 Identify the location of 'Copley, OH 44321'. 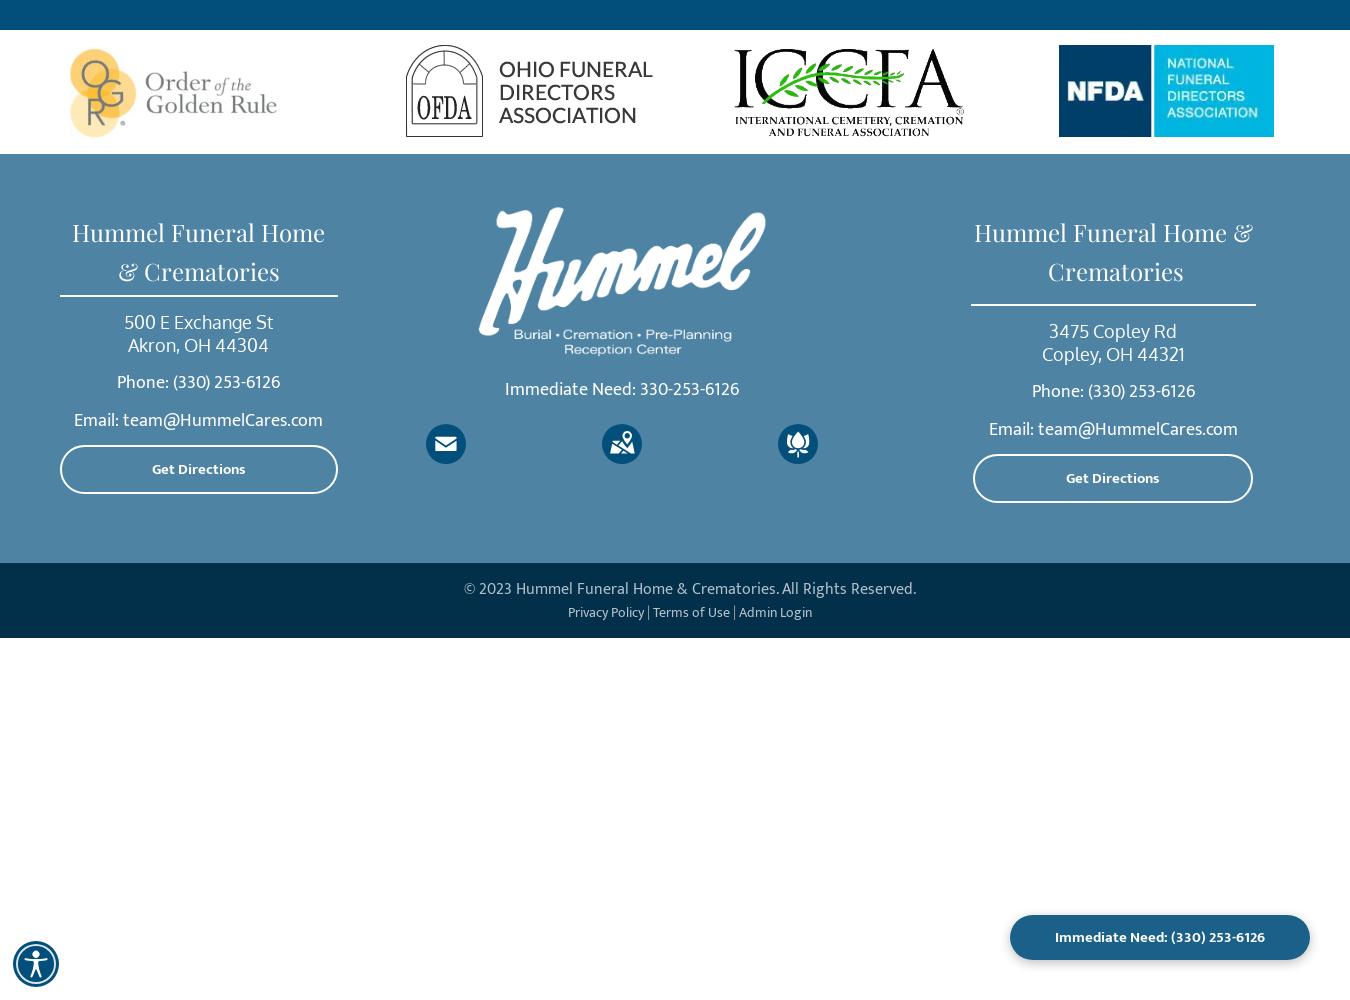
(1040, 353).